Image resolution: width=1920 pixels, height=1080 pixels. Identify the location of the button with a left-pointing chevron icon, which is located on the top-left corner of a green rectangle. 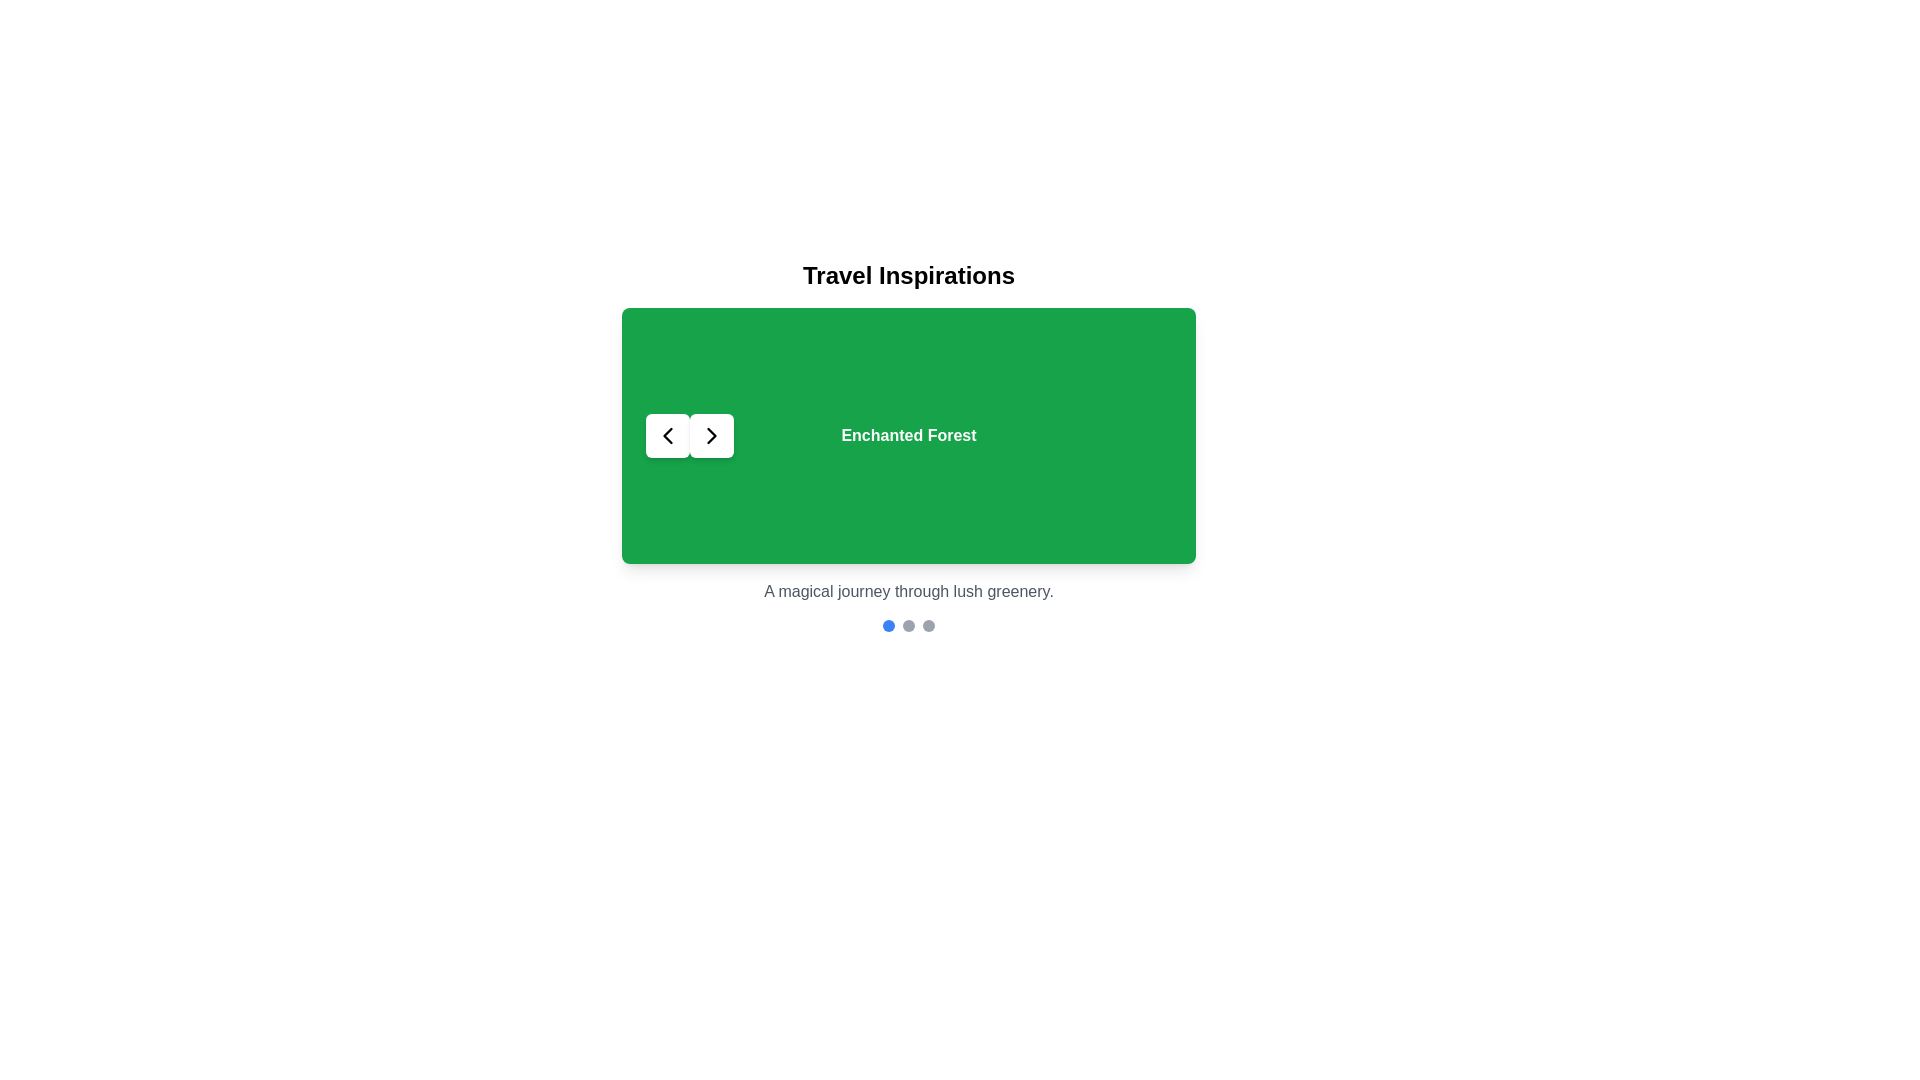
(667, 434).